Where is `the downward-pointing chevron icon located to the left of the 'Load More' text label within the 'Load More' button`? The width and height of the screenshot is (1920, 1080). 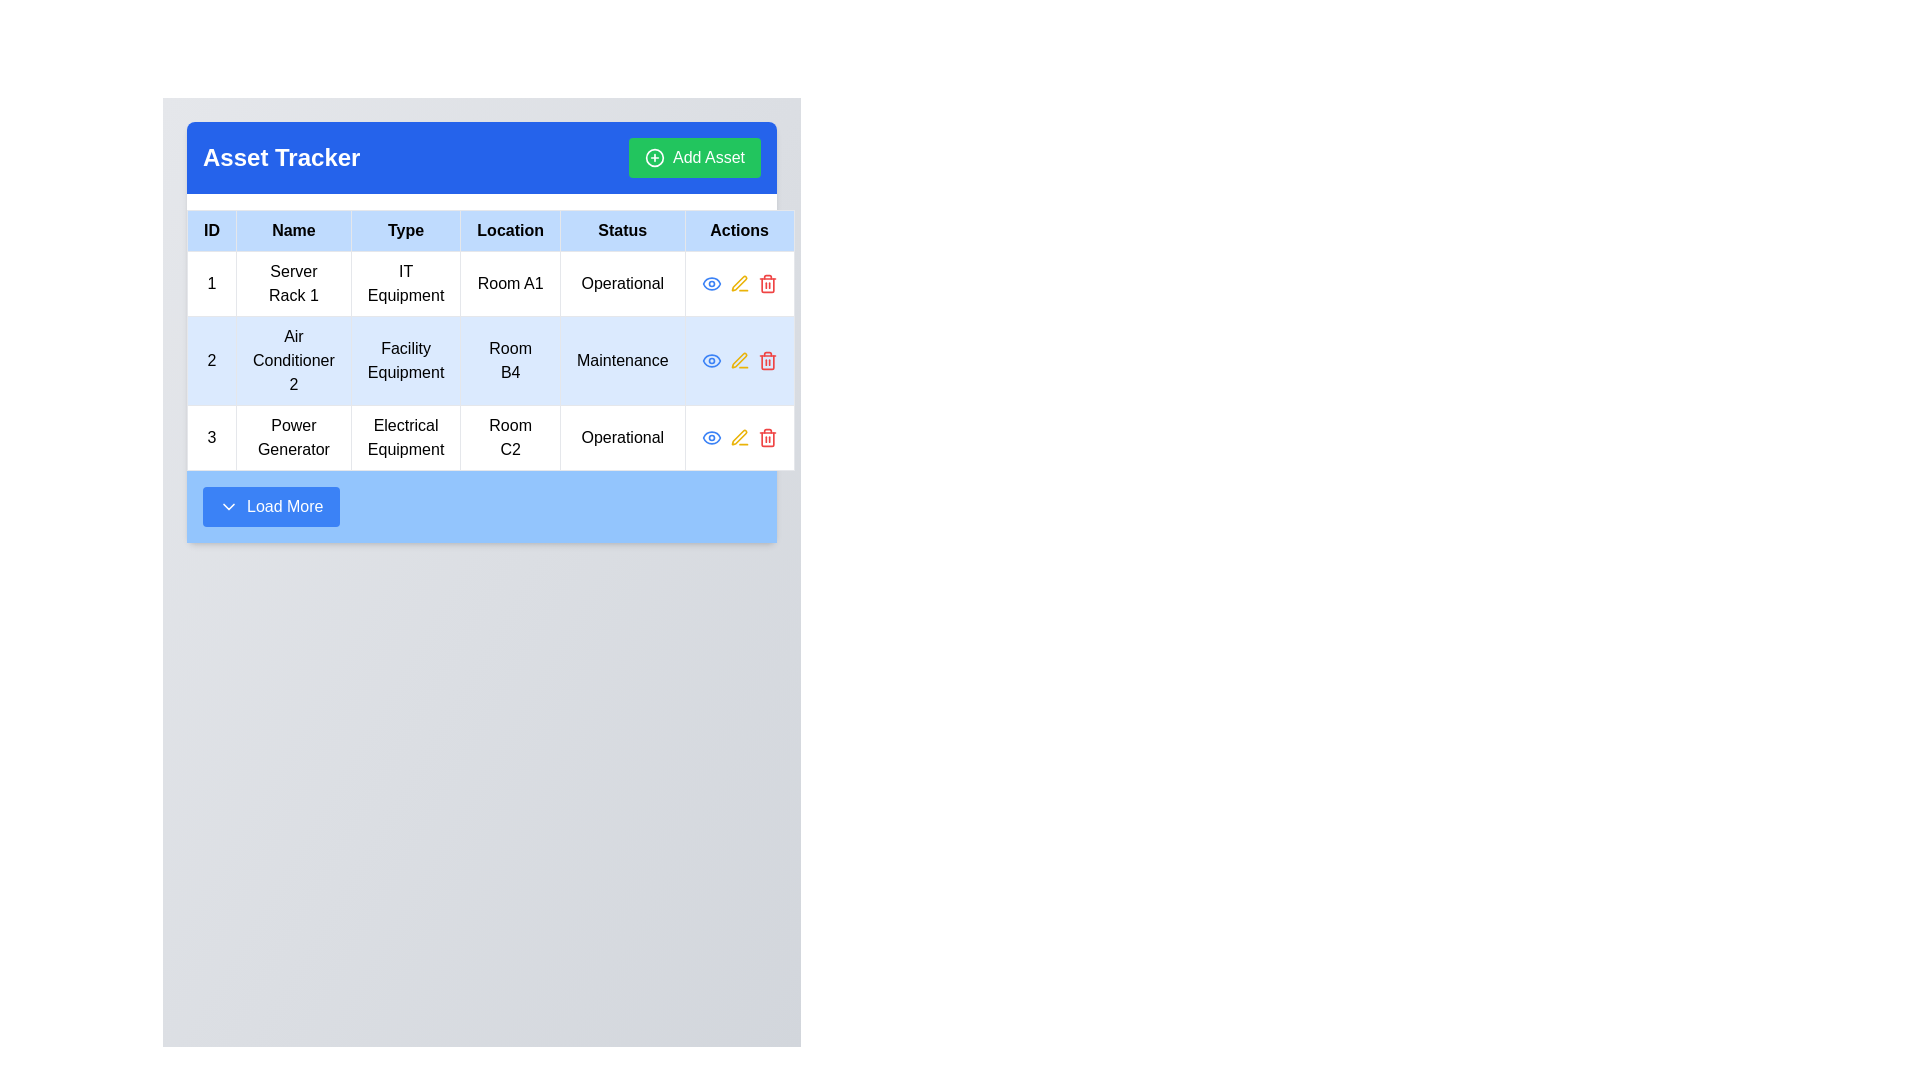 the downward-pointing chevron icon located to the left of the 'Load More' text label within the 'Load More' button is located at coordinates (229, 505).